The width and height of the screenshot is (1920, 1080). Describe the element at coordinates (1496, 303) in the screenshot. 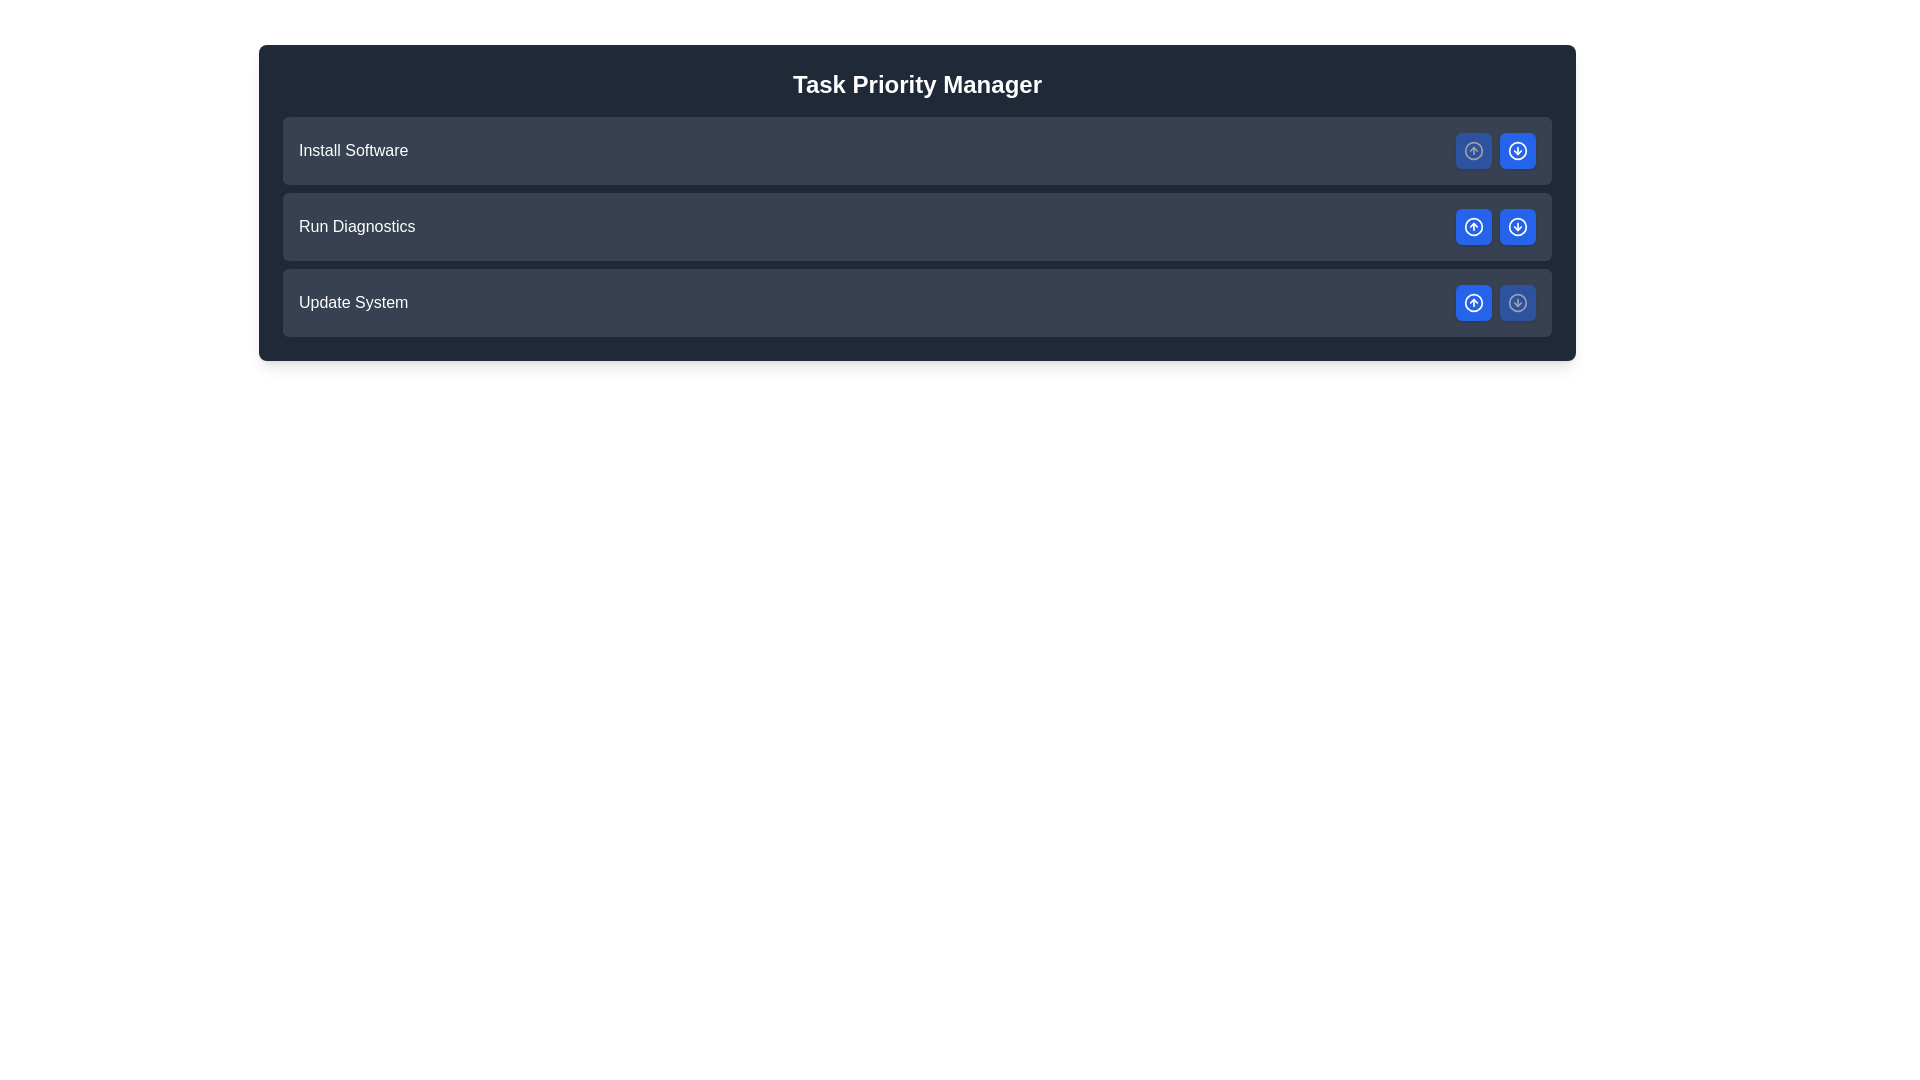

I see `the right button of the composite UI element with two arrow buttons to decrease priority, which is visually represented with a downward arrow icon` at that location.